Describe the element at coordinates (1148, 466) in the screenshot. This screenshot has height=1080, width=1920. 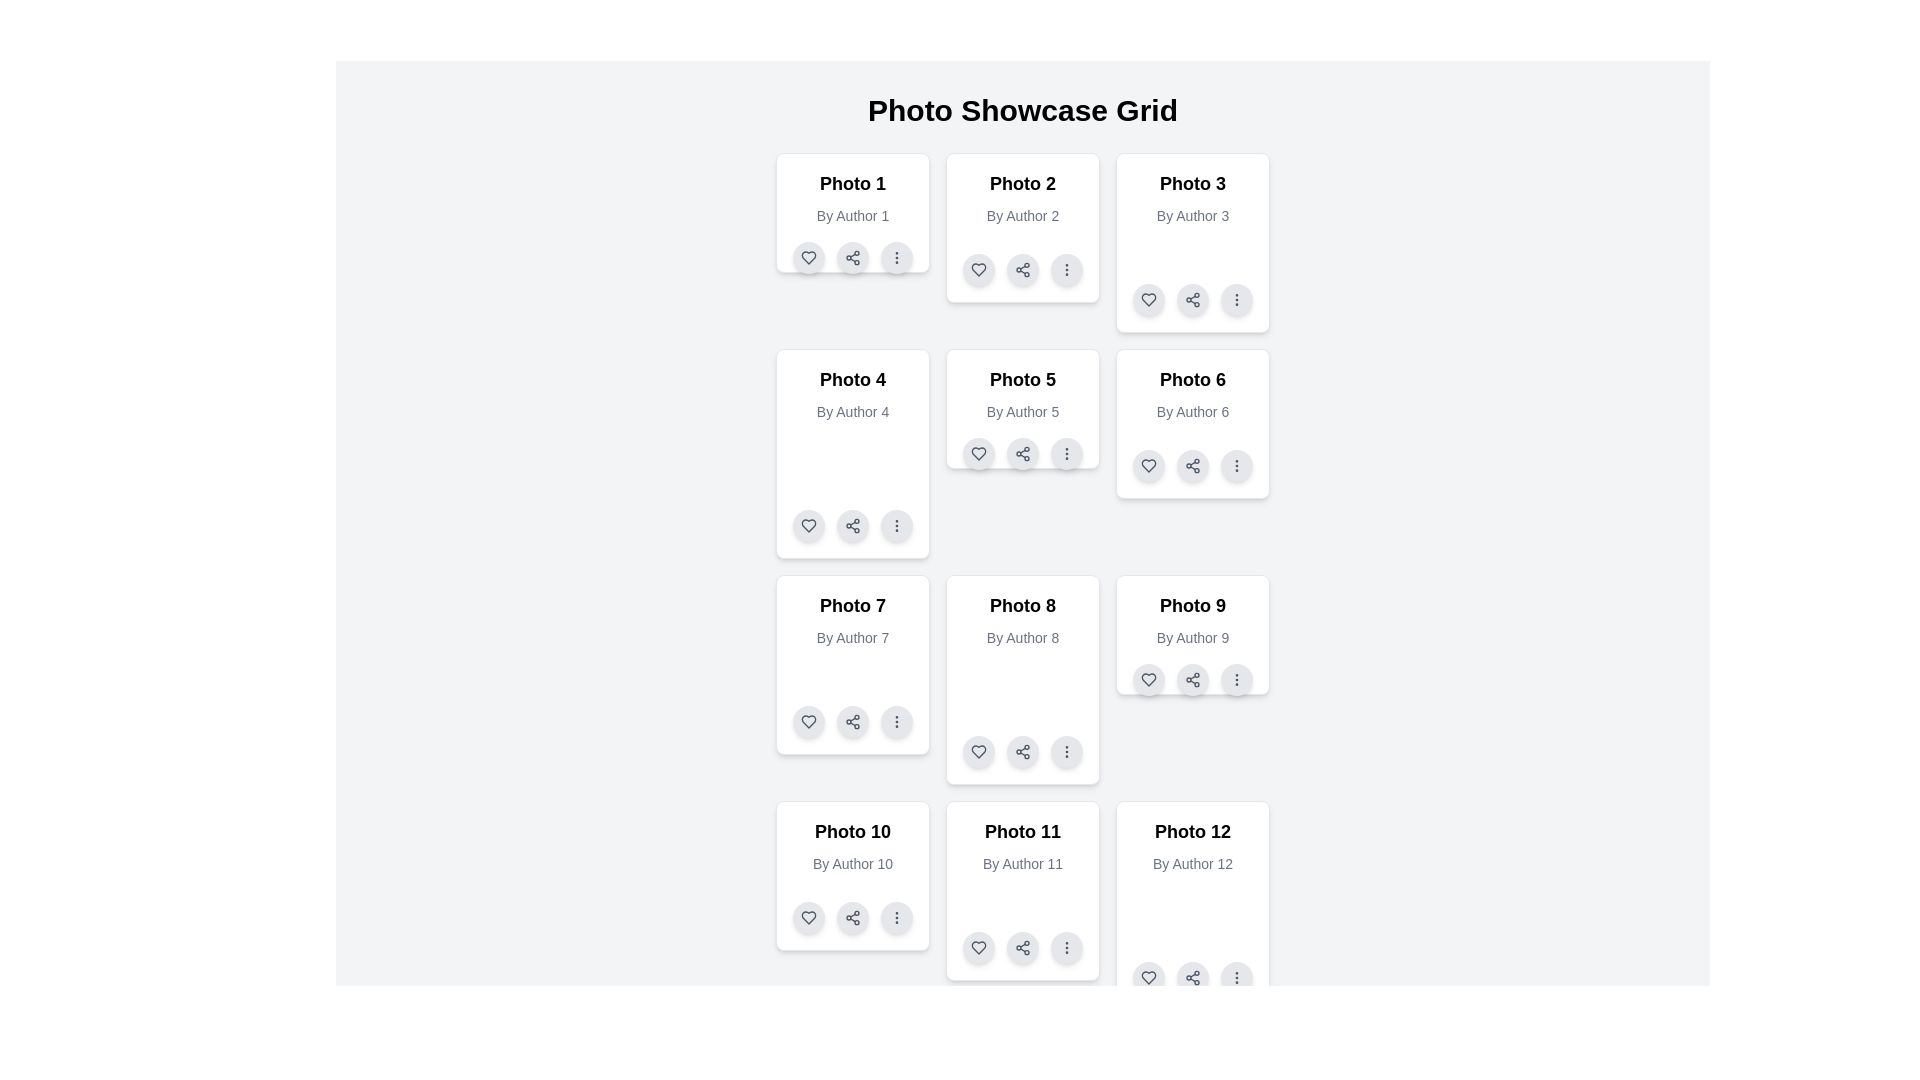
I see `the heart-shaped 'like' button located under the card titled 'Photo 6' in the photo showcase grid` at that location.